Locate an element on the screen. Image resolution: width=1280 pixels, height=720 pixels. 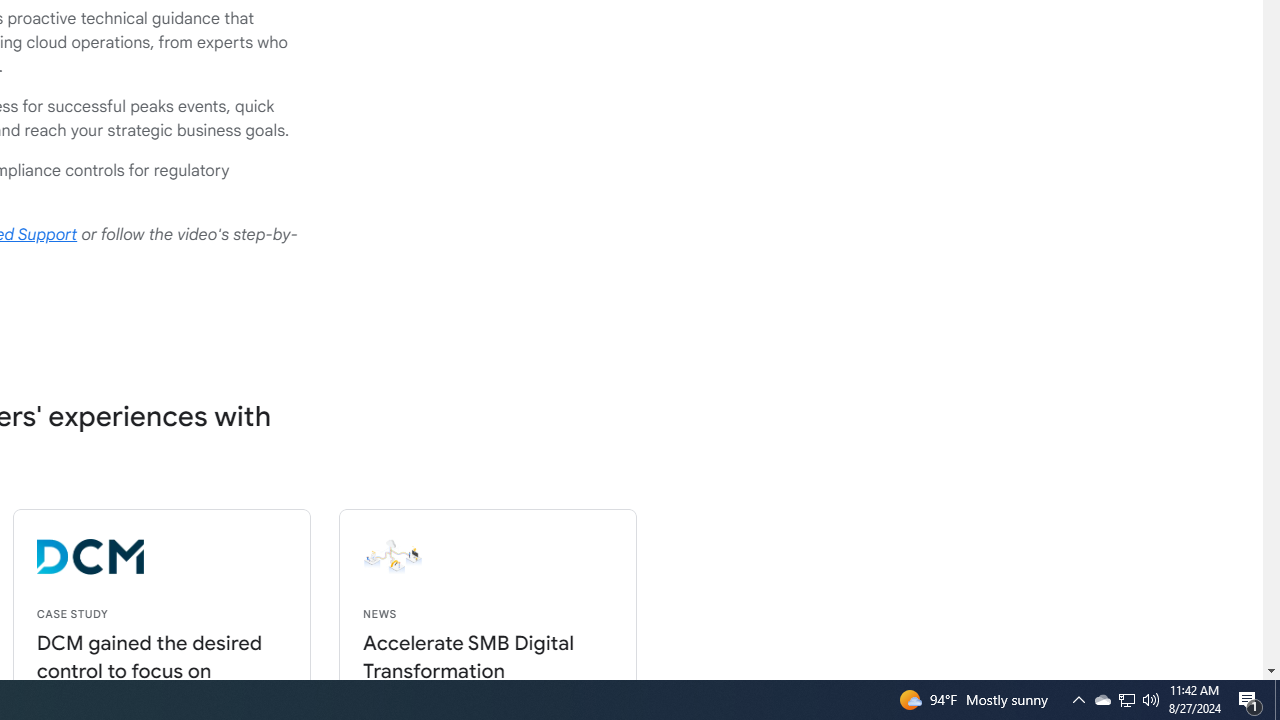
'employees connected through the cloud illustration' is located at coordinates (541, 557).